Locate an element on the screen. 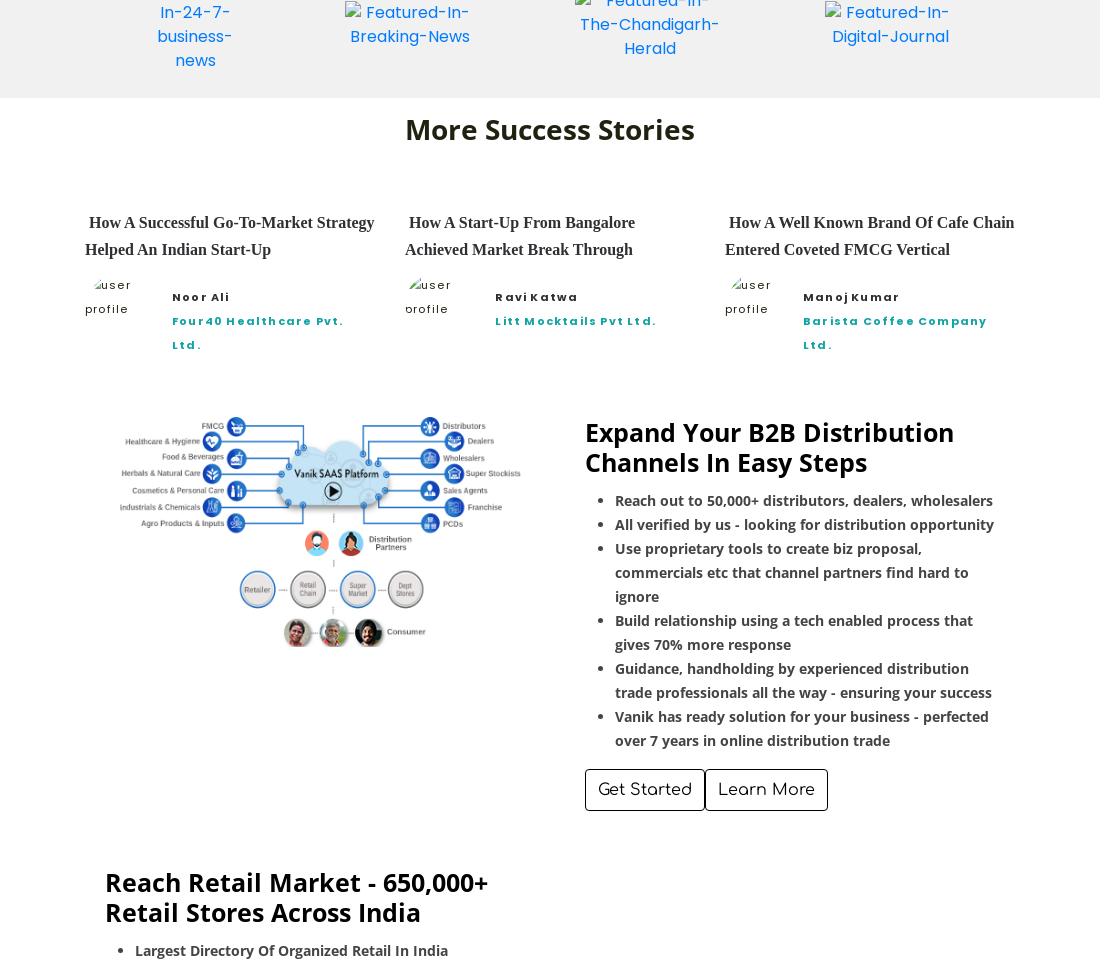 This screenshot has height=968, width=1115. 'More Success Stories' is located at coordinates (403, 126).